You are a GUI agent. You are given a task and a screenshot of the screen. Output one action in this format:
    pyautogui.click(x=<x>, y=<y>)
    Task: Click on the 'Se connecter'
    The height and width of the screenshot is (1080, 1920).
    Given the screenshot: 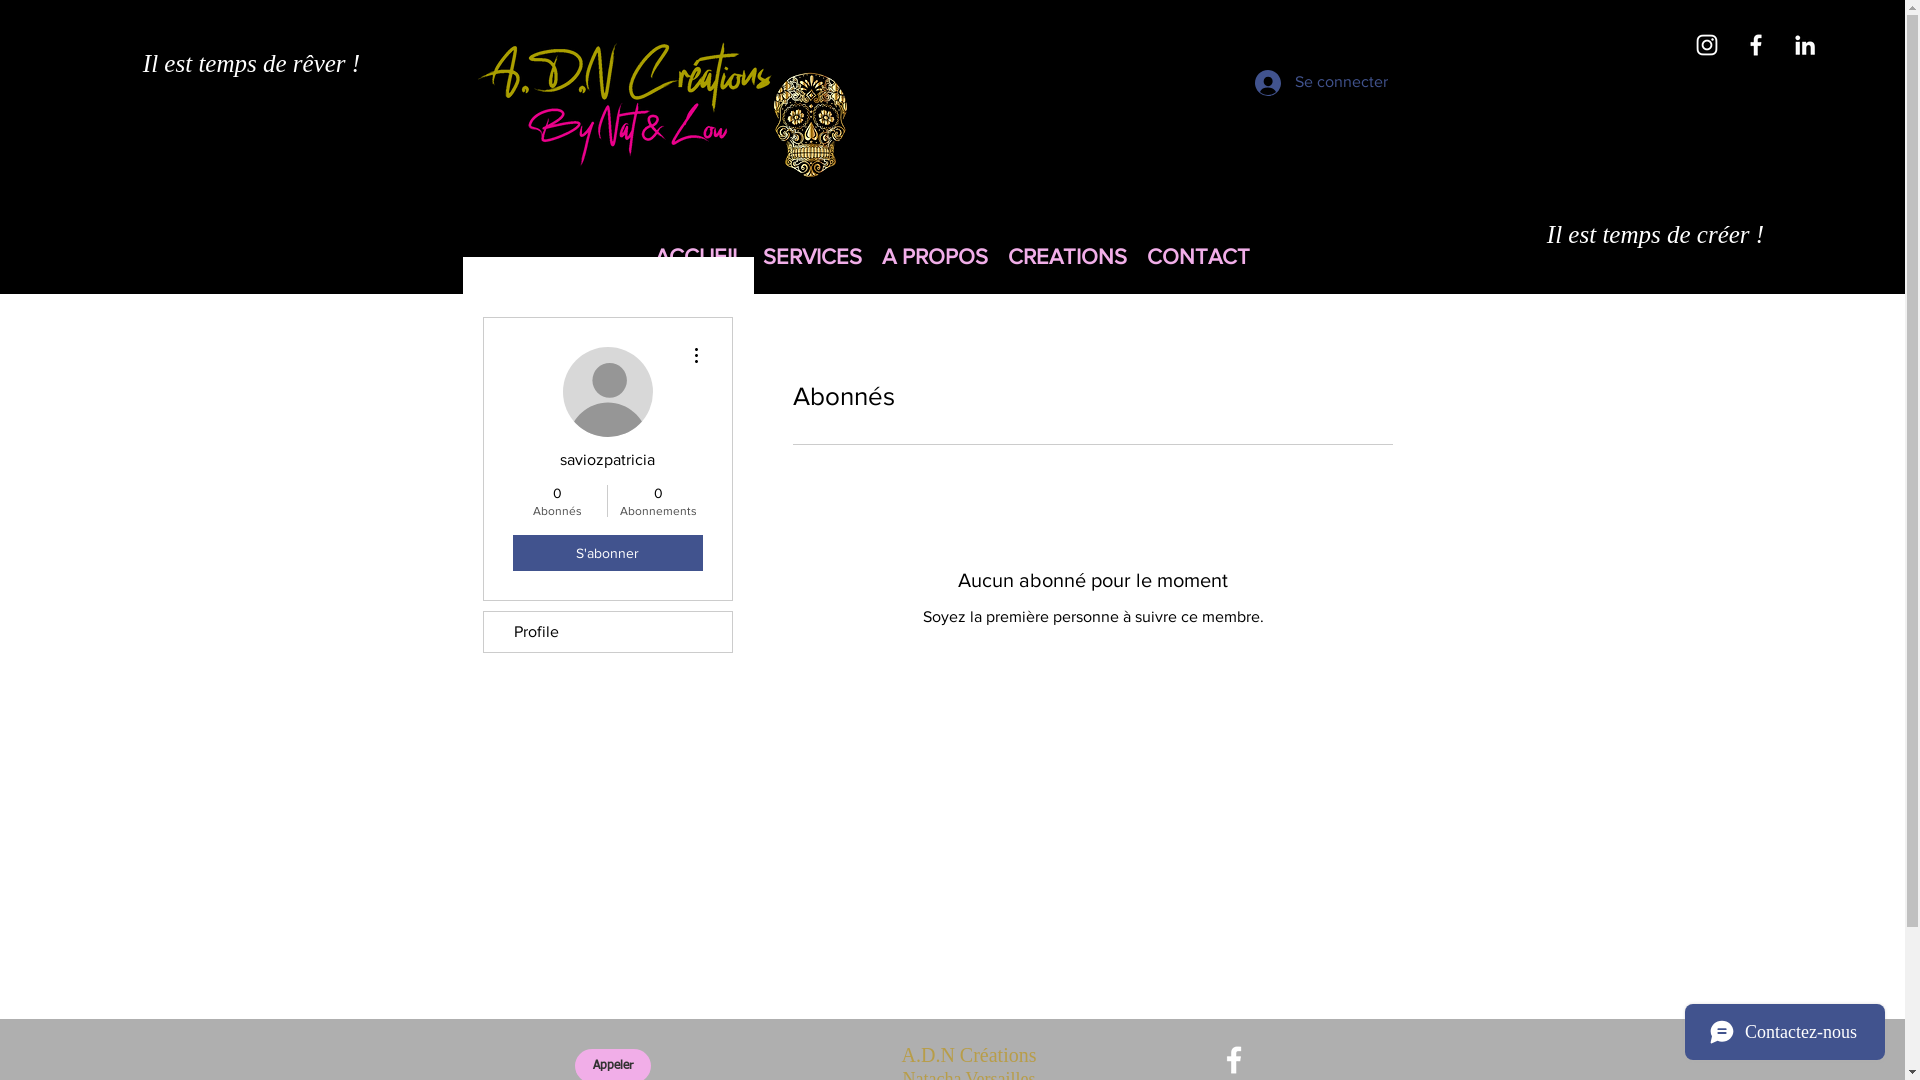 What is the action you would take?
    pyautogui.click(x=1300, y=82)
    